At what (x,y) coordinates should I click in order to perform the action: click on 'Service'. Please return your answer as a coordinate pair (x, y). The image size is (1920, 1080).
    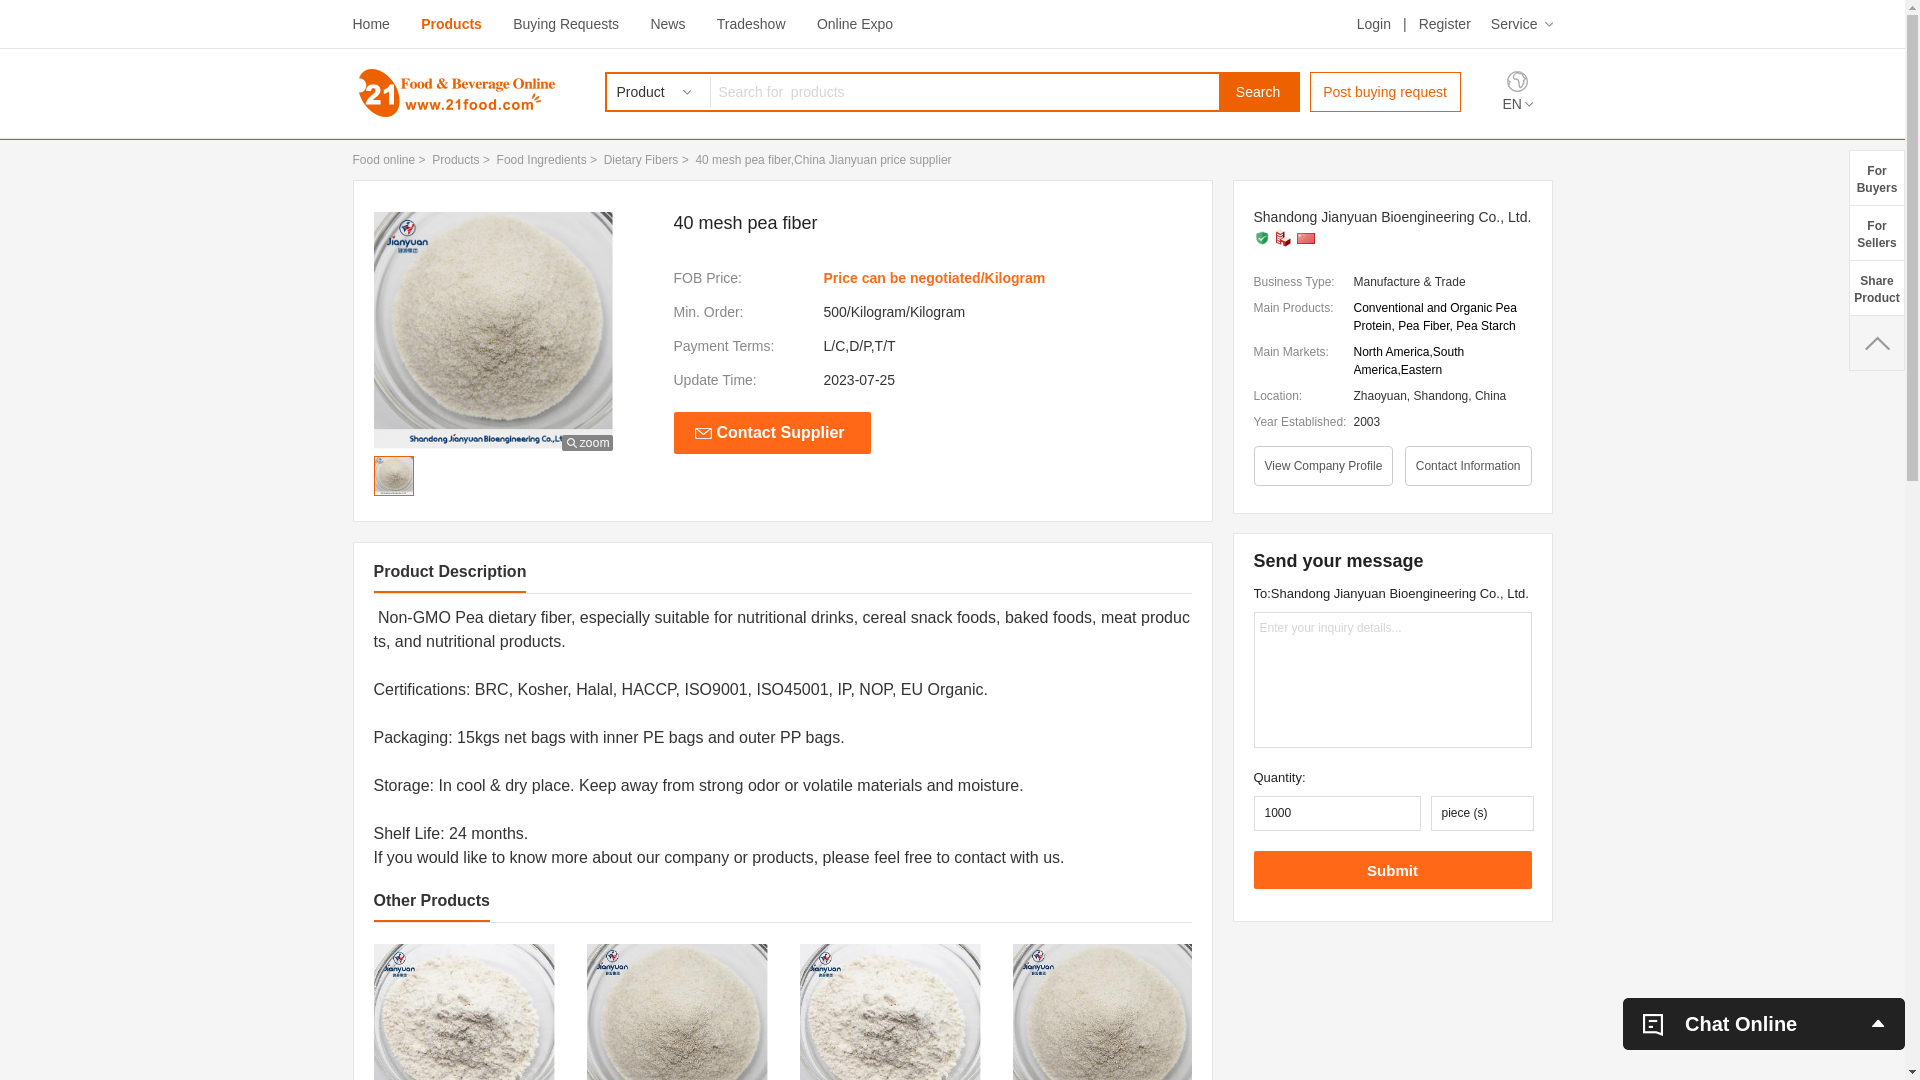
    Looking at the image, I should click on (1520, 23).